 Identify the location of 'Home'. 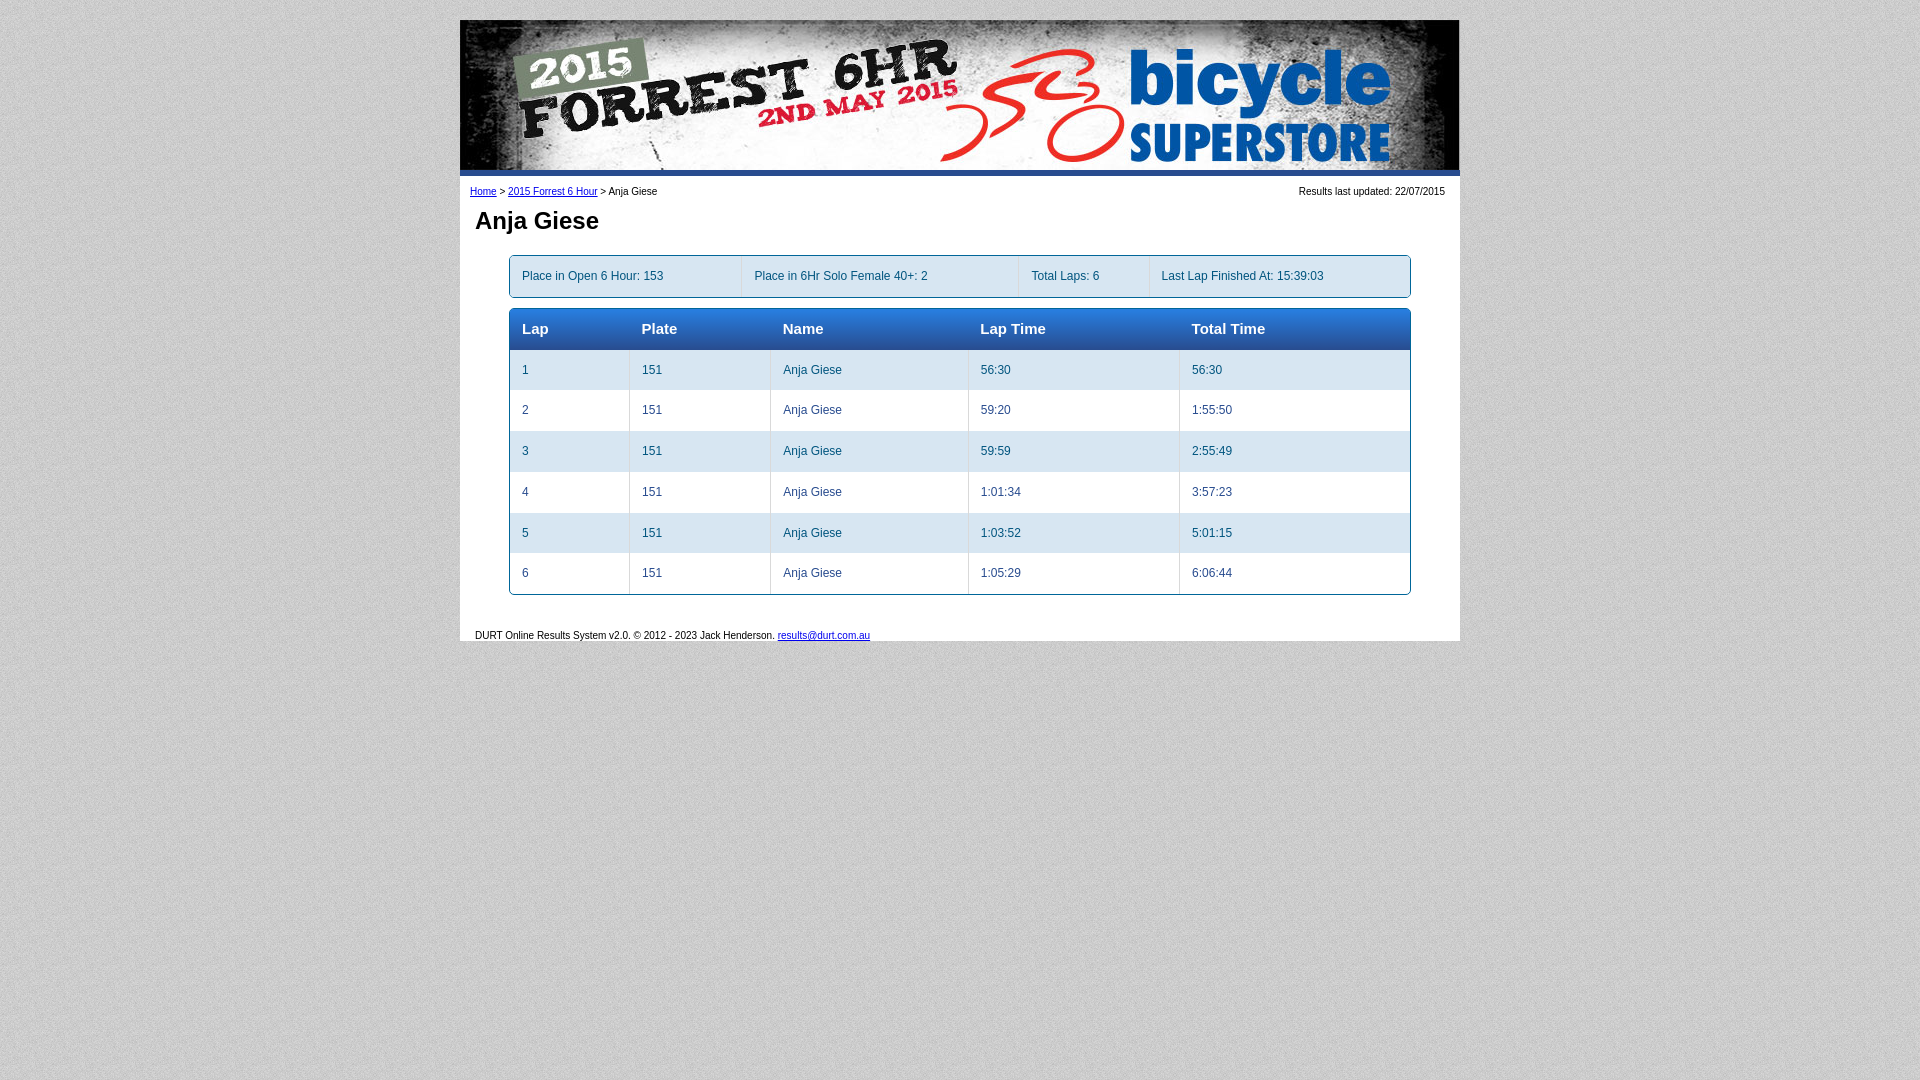
(469, 191).